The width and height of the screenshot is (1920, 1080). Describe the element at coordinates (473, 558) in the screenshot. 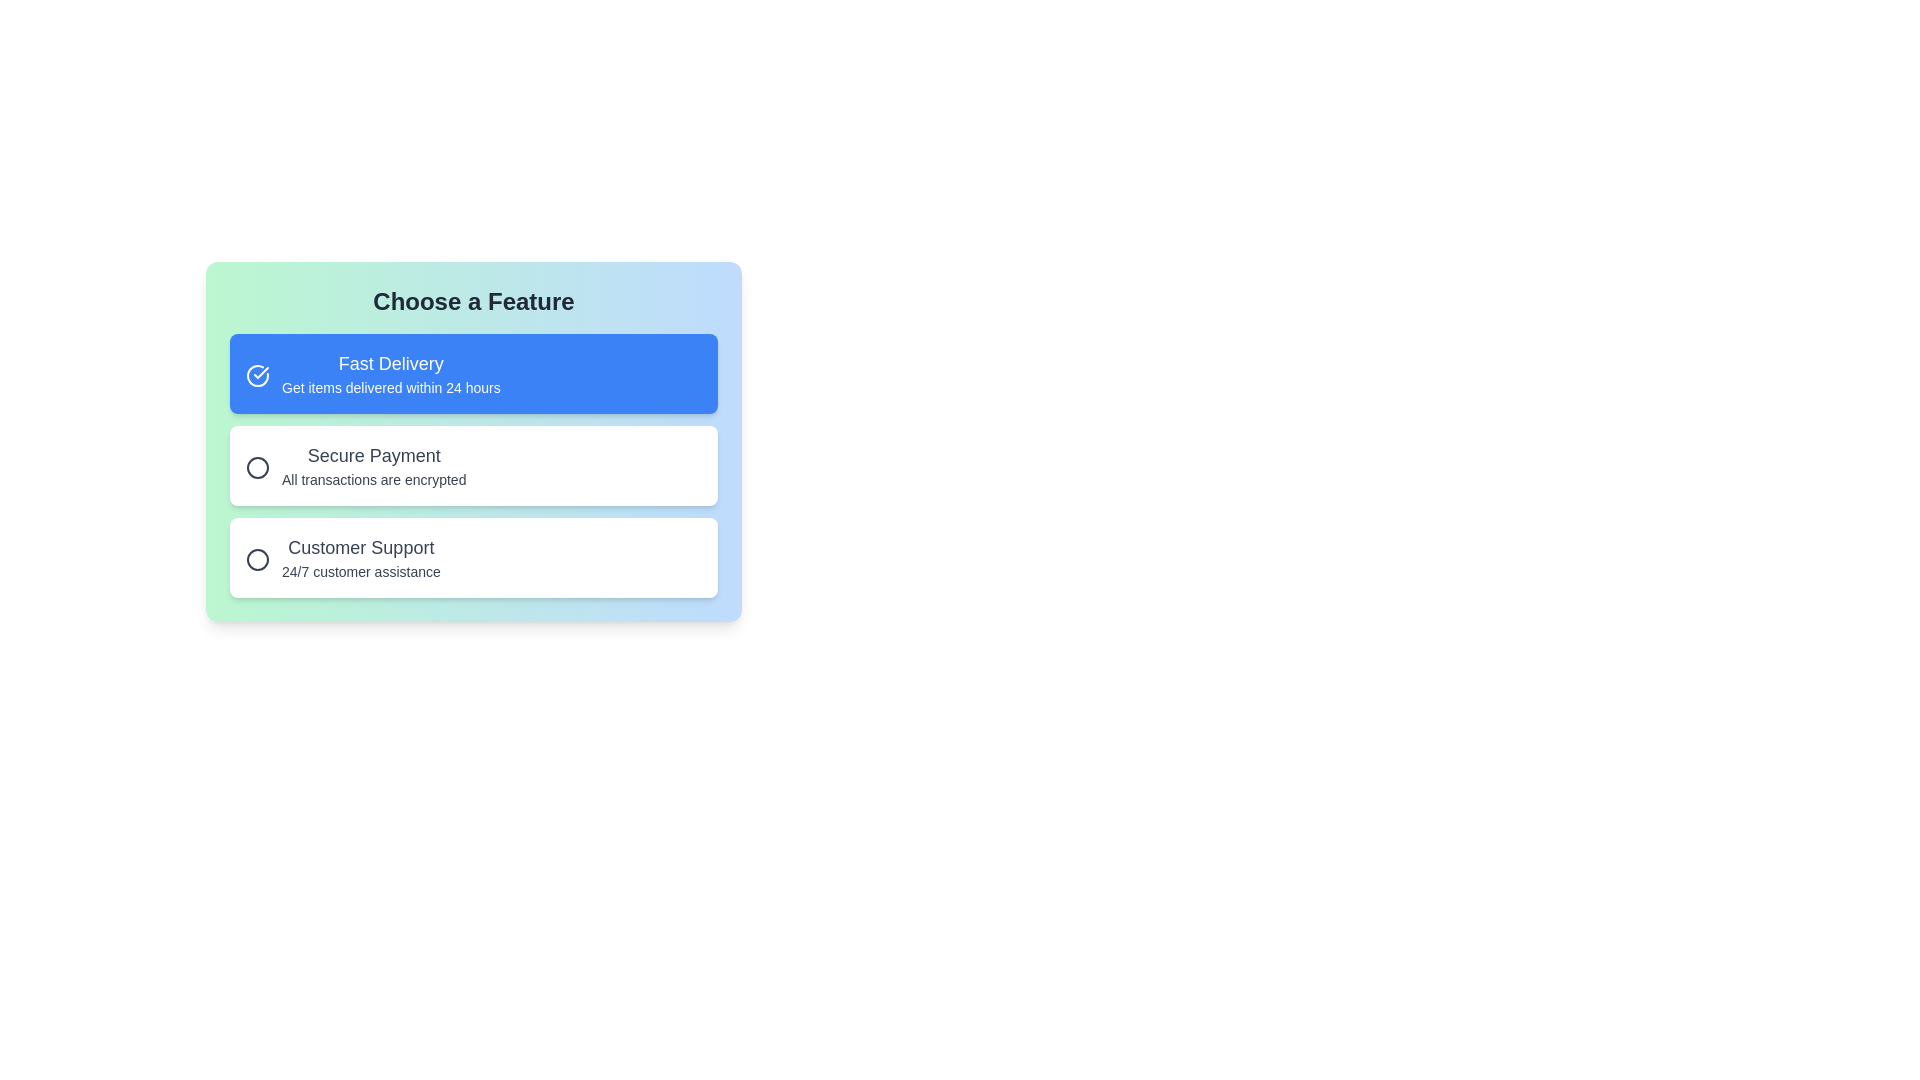

I see `the Information item indicating 24/7 customer support services by moving the cursor to its center position` at that location.